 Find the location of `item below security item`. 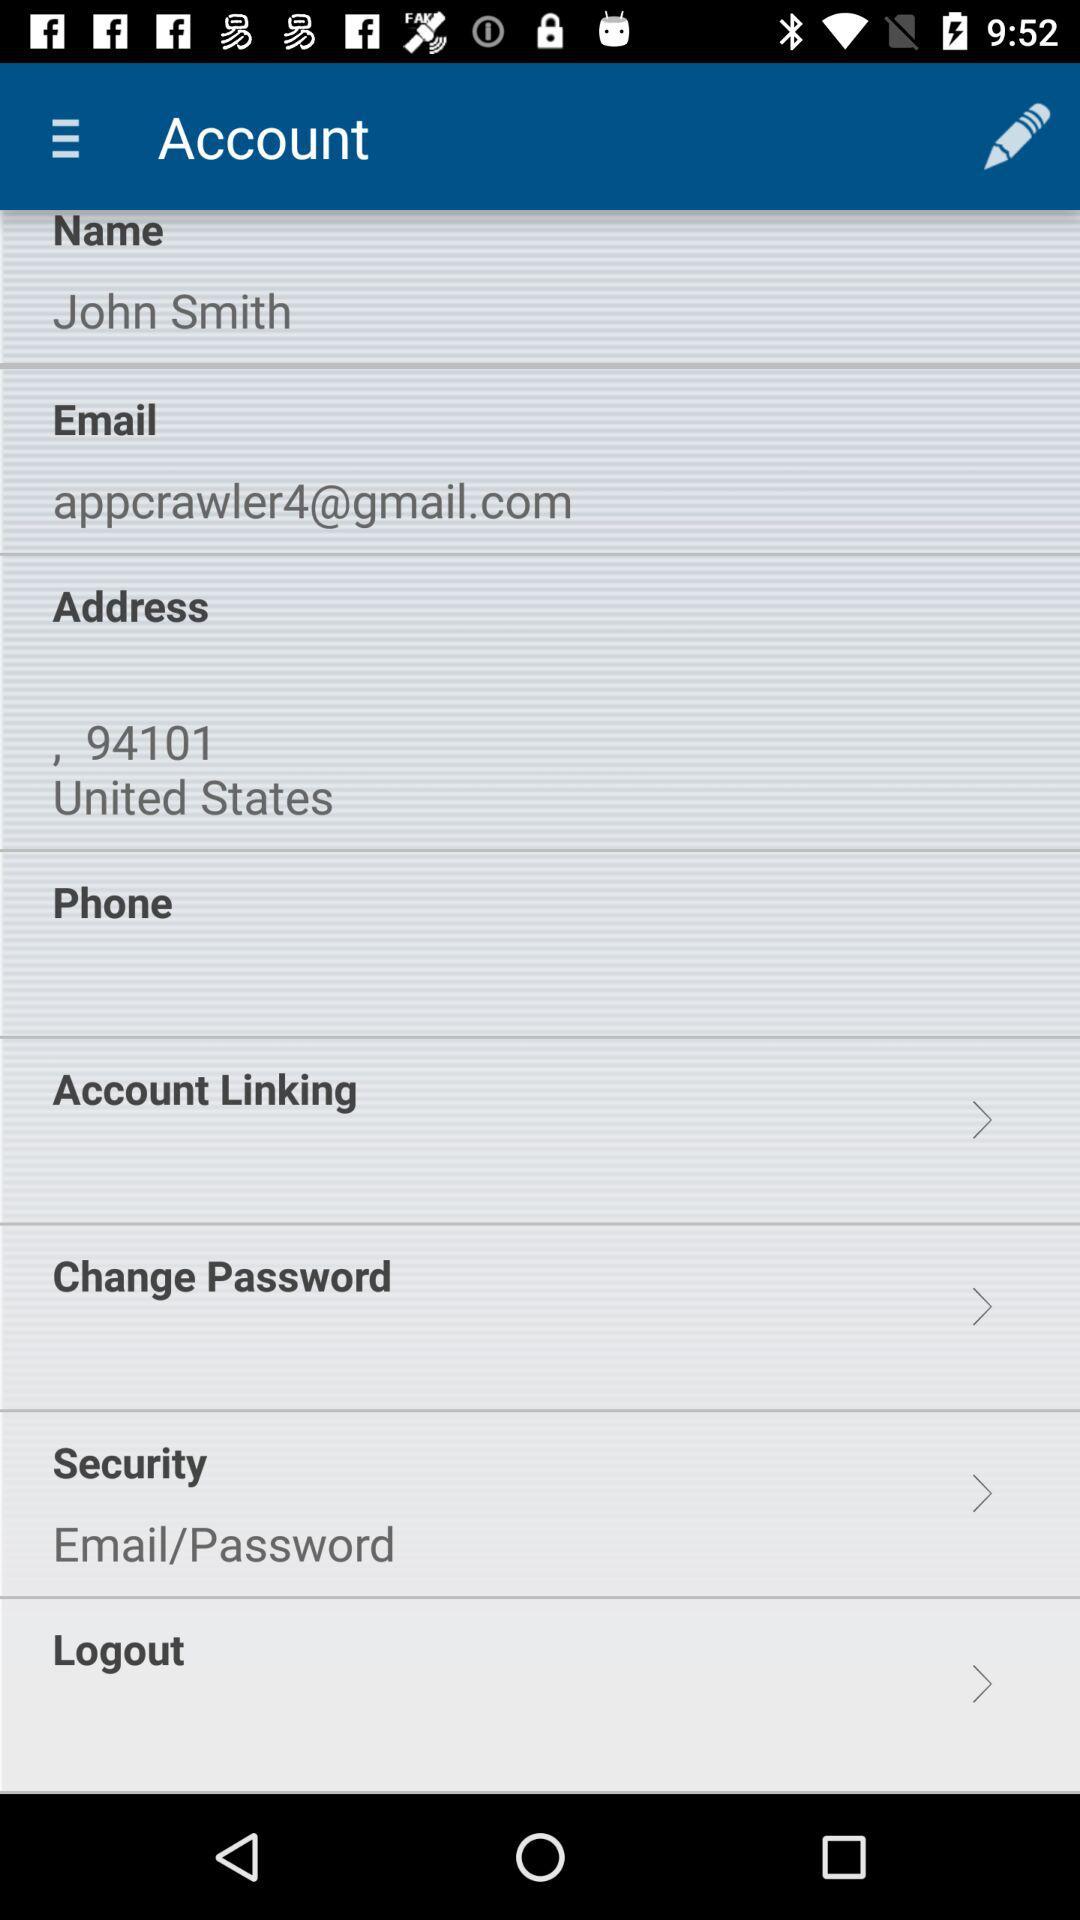

item below security item is located at coordinates (224, 1542).